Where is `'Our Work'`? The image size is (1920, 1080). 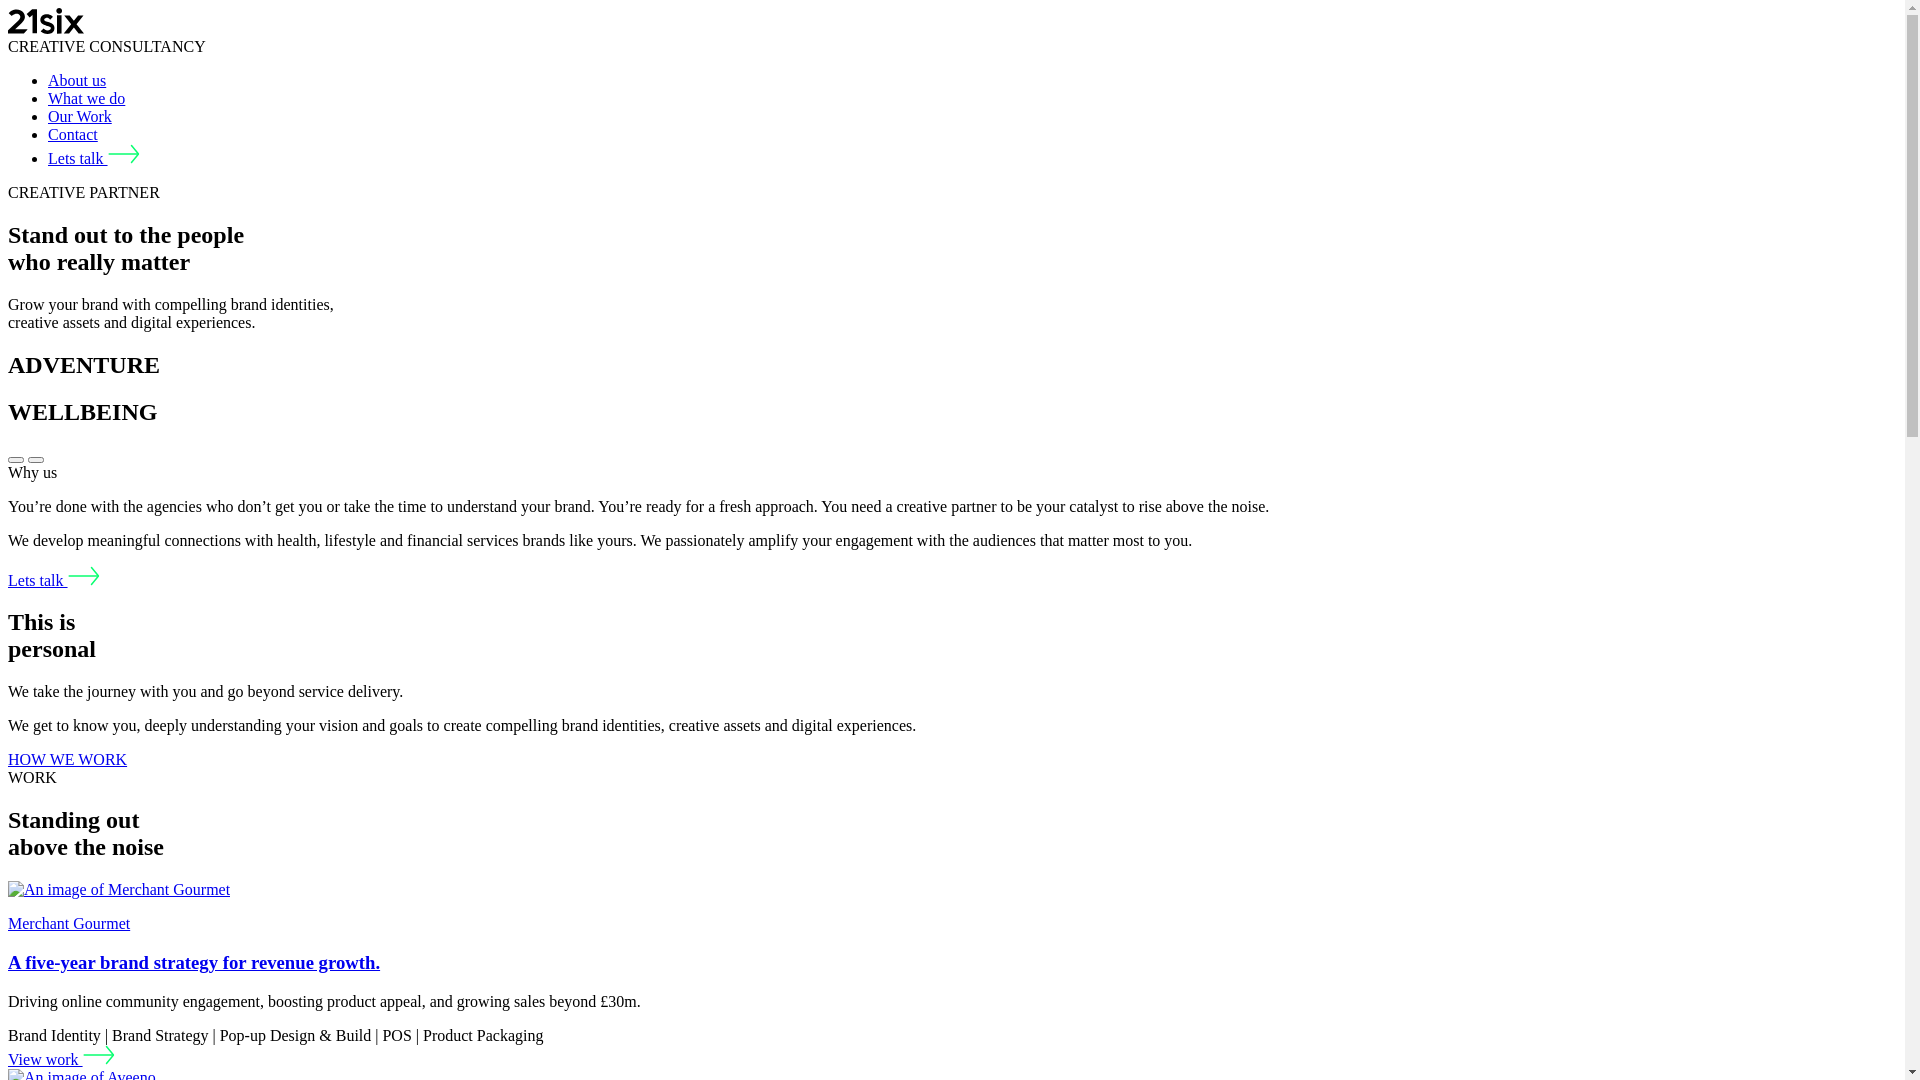
'Our Work' is located at coordinates (80, 116).